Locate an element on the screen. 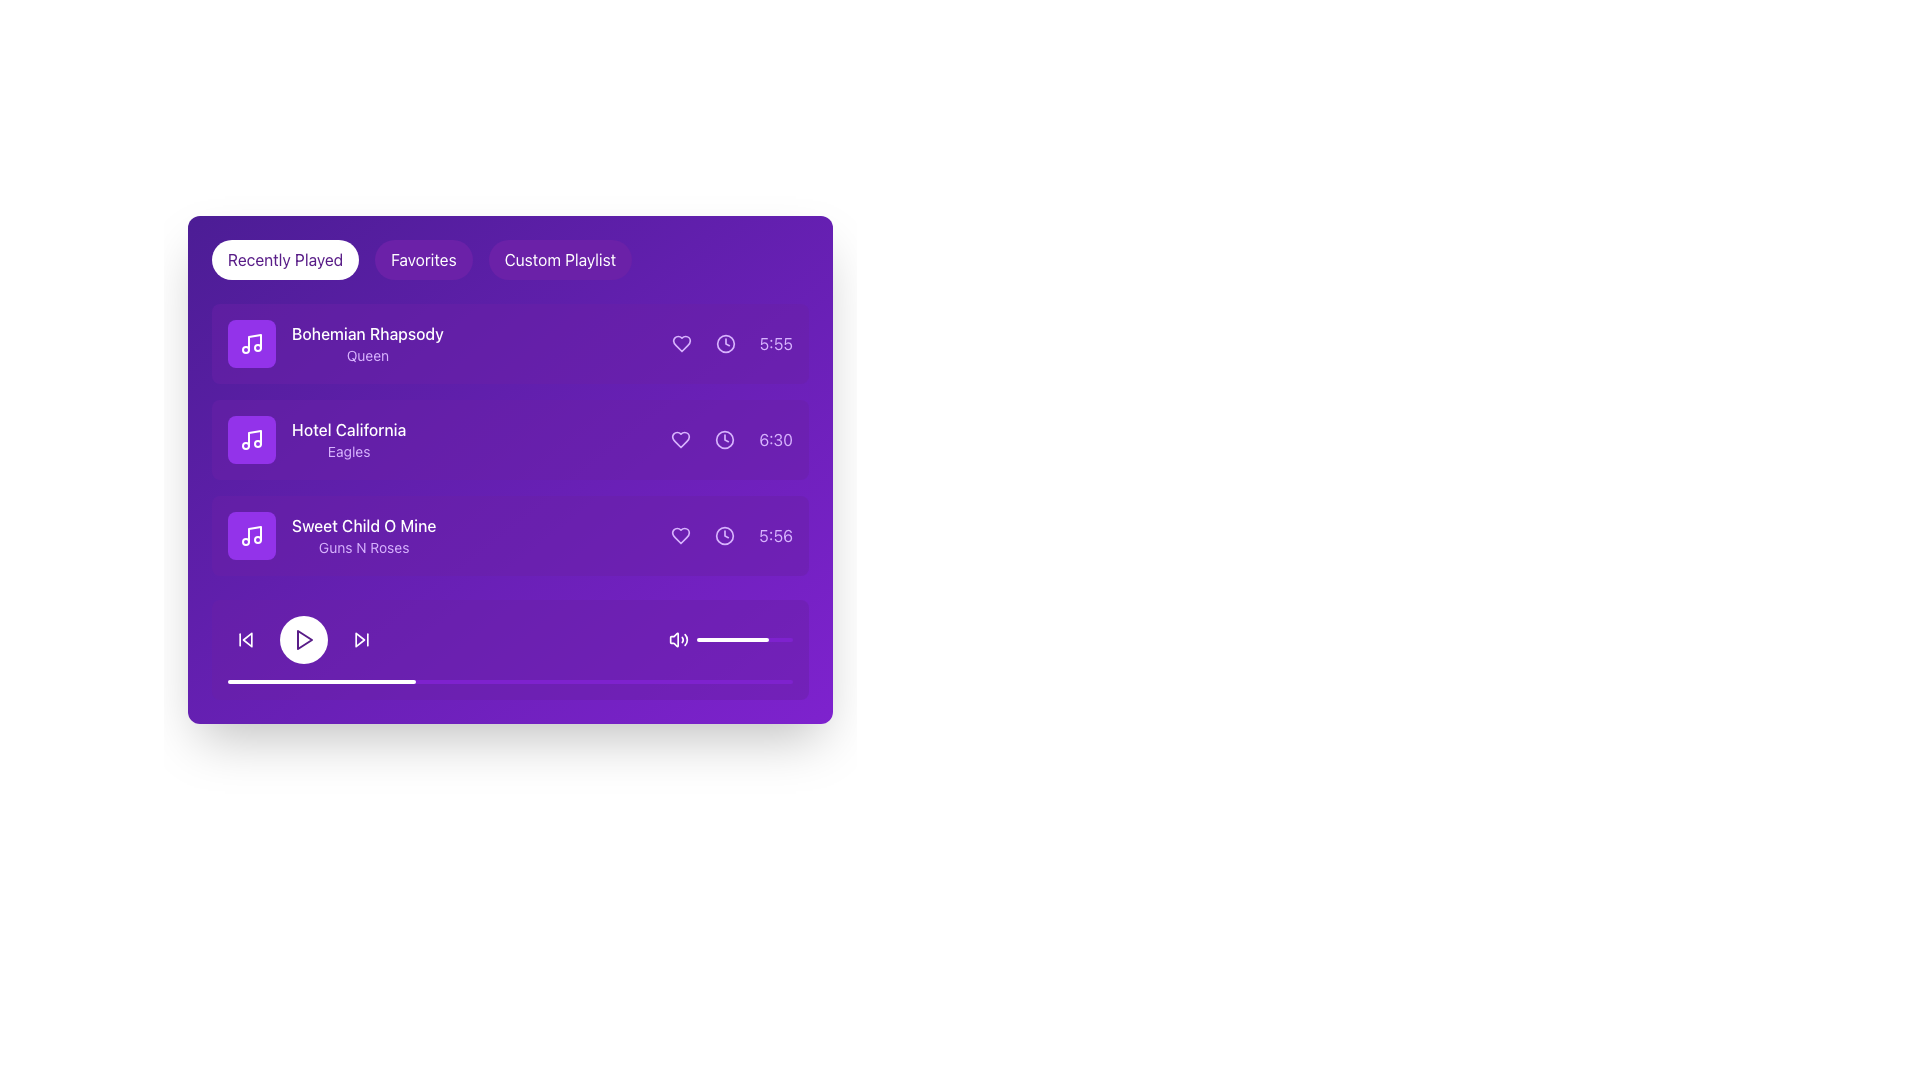 The width and height of the screenshot is (1920, 1080). the music track button representing 'Bohemian Rhapsody - Queen' is located at coordinates (251, 342).